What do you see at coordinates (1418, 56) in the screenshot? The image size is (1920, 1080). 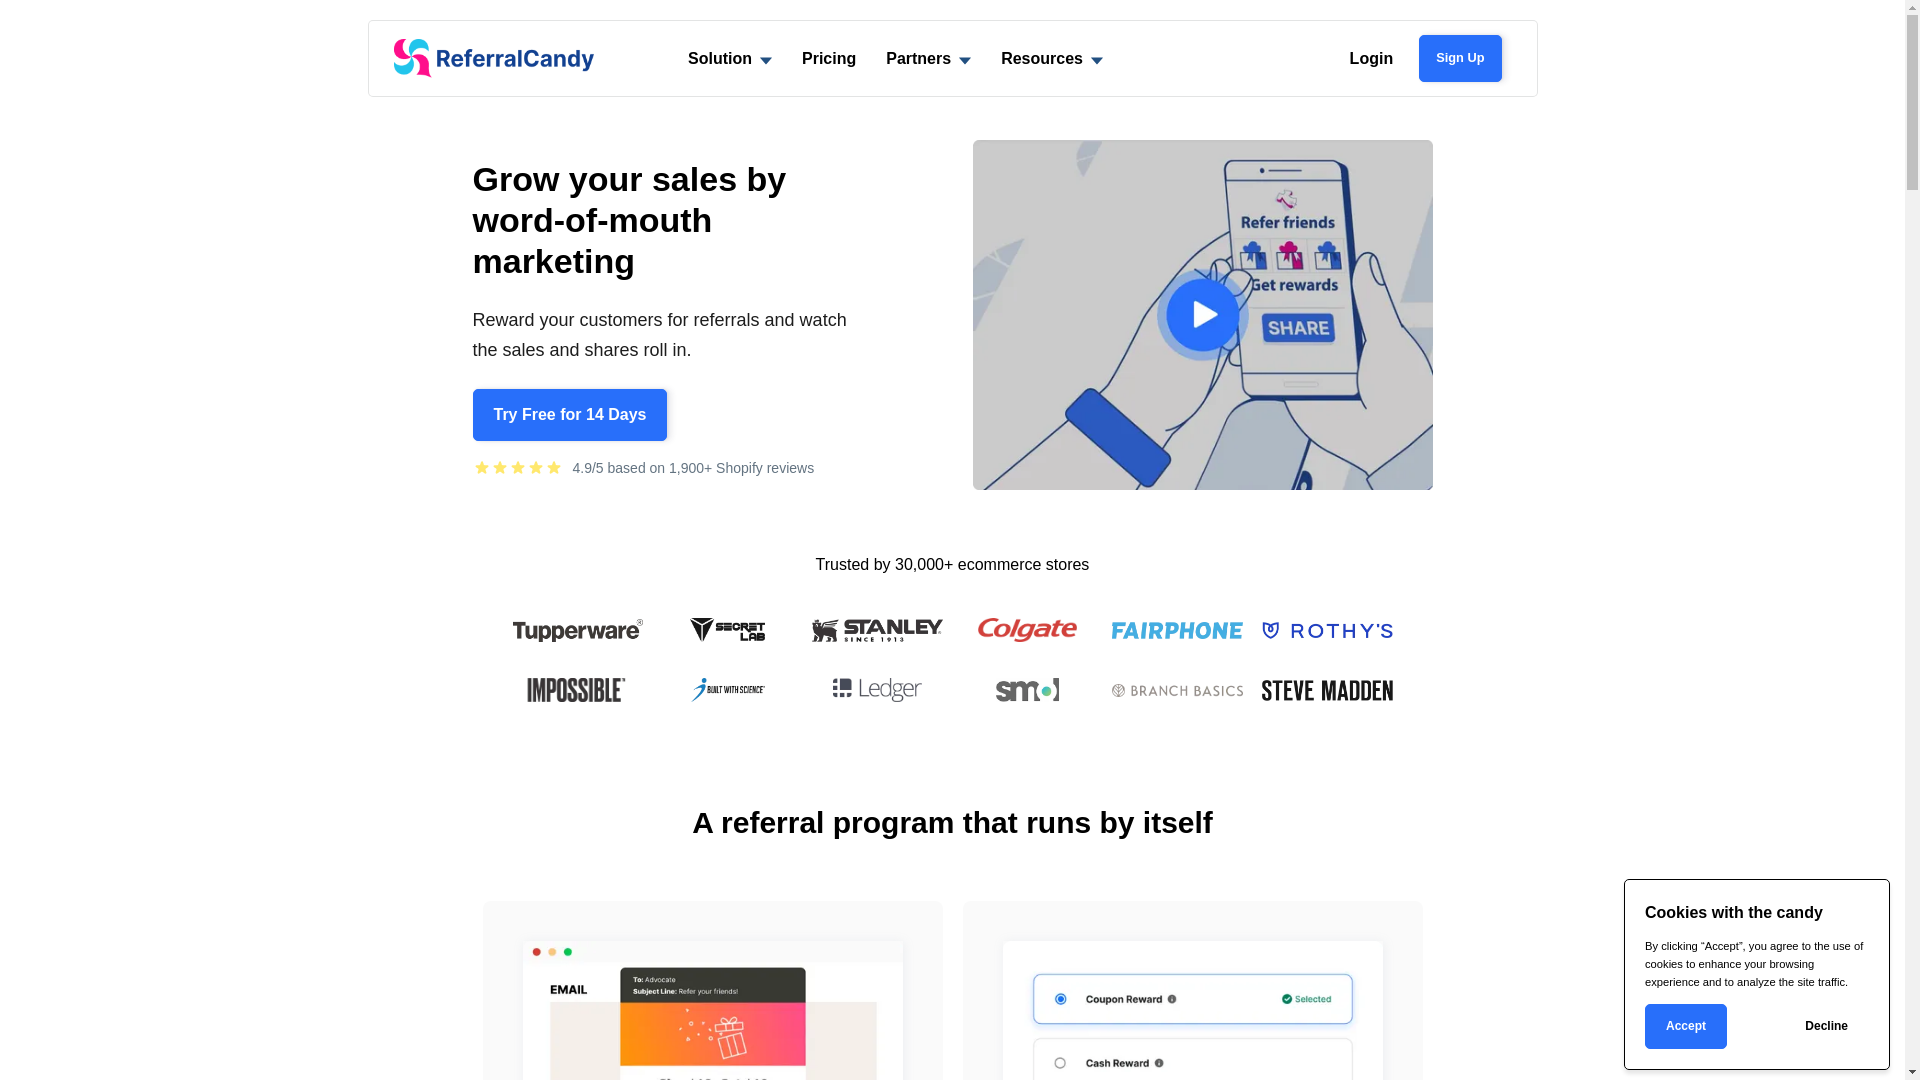 I see `'Sign Up'` at bounding box center [1418, 56].